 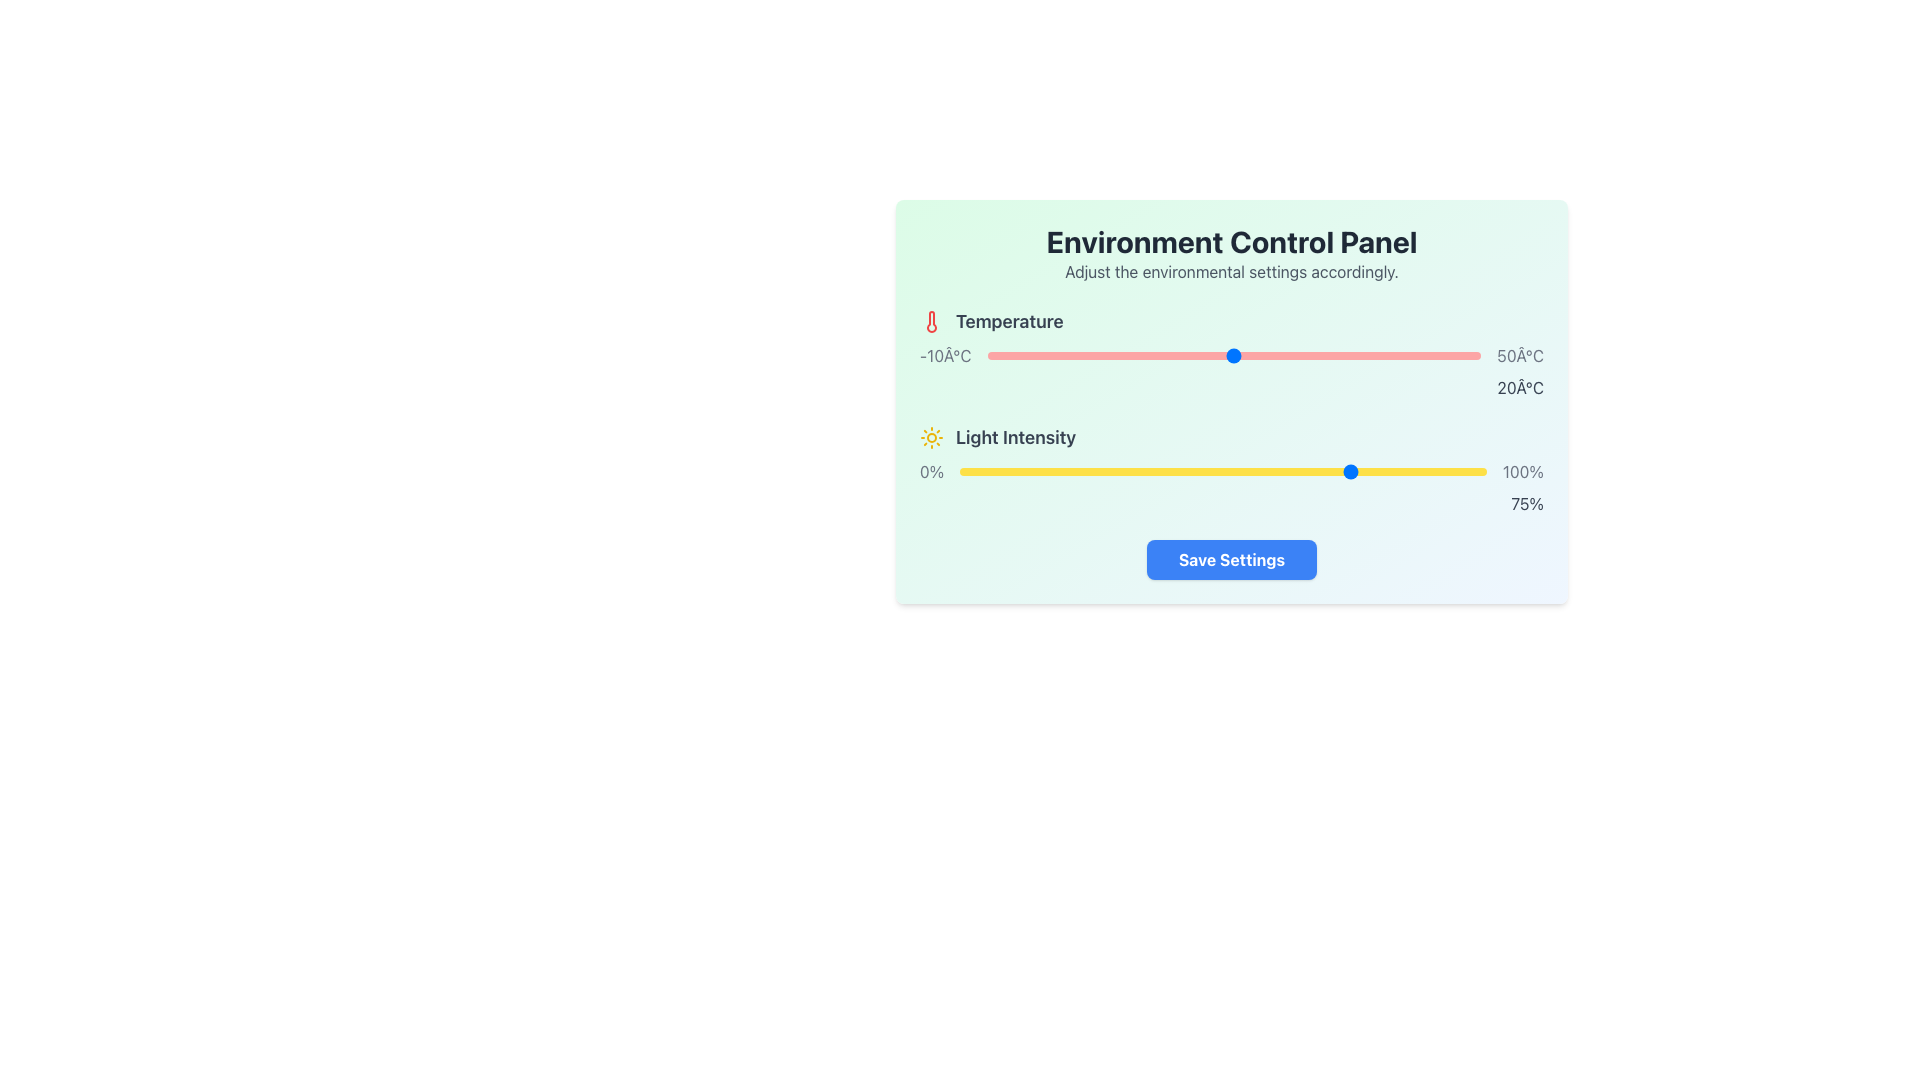 What do you see at coordinates (1438, 471) in the screenshot?
I see `the light intensity` at bounding box center [1438, 471].